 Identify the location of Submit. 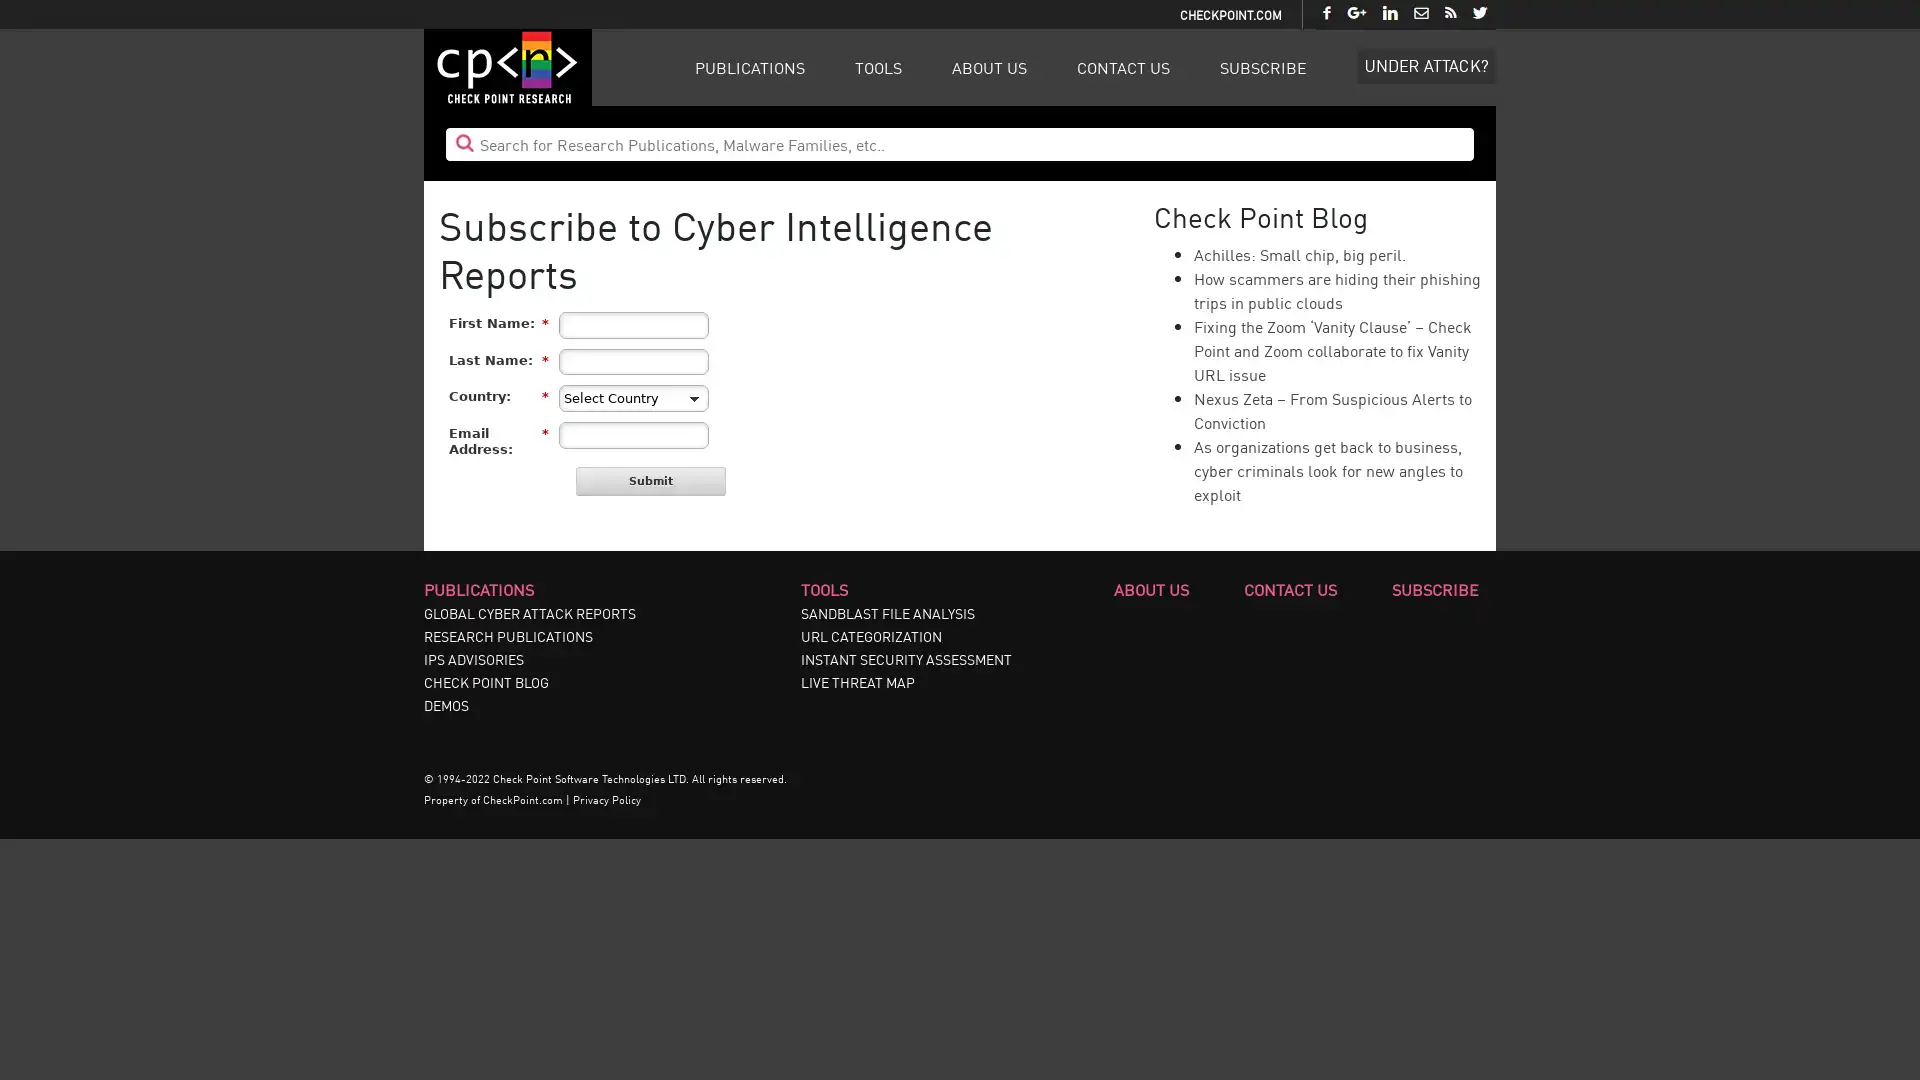
(651, 481).